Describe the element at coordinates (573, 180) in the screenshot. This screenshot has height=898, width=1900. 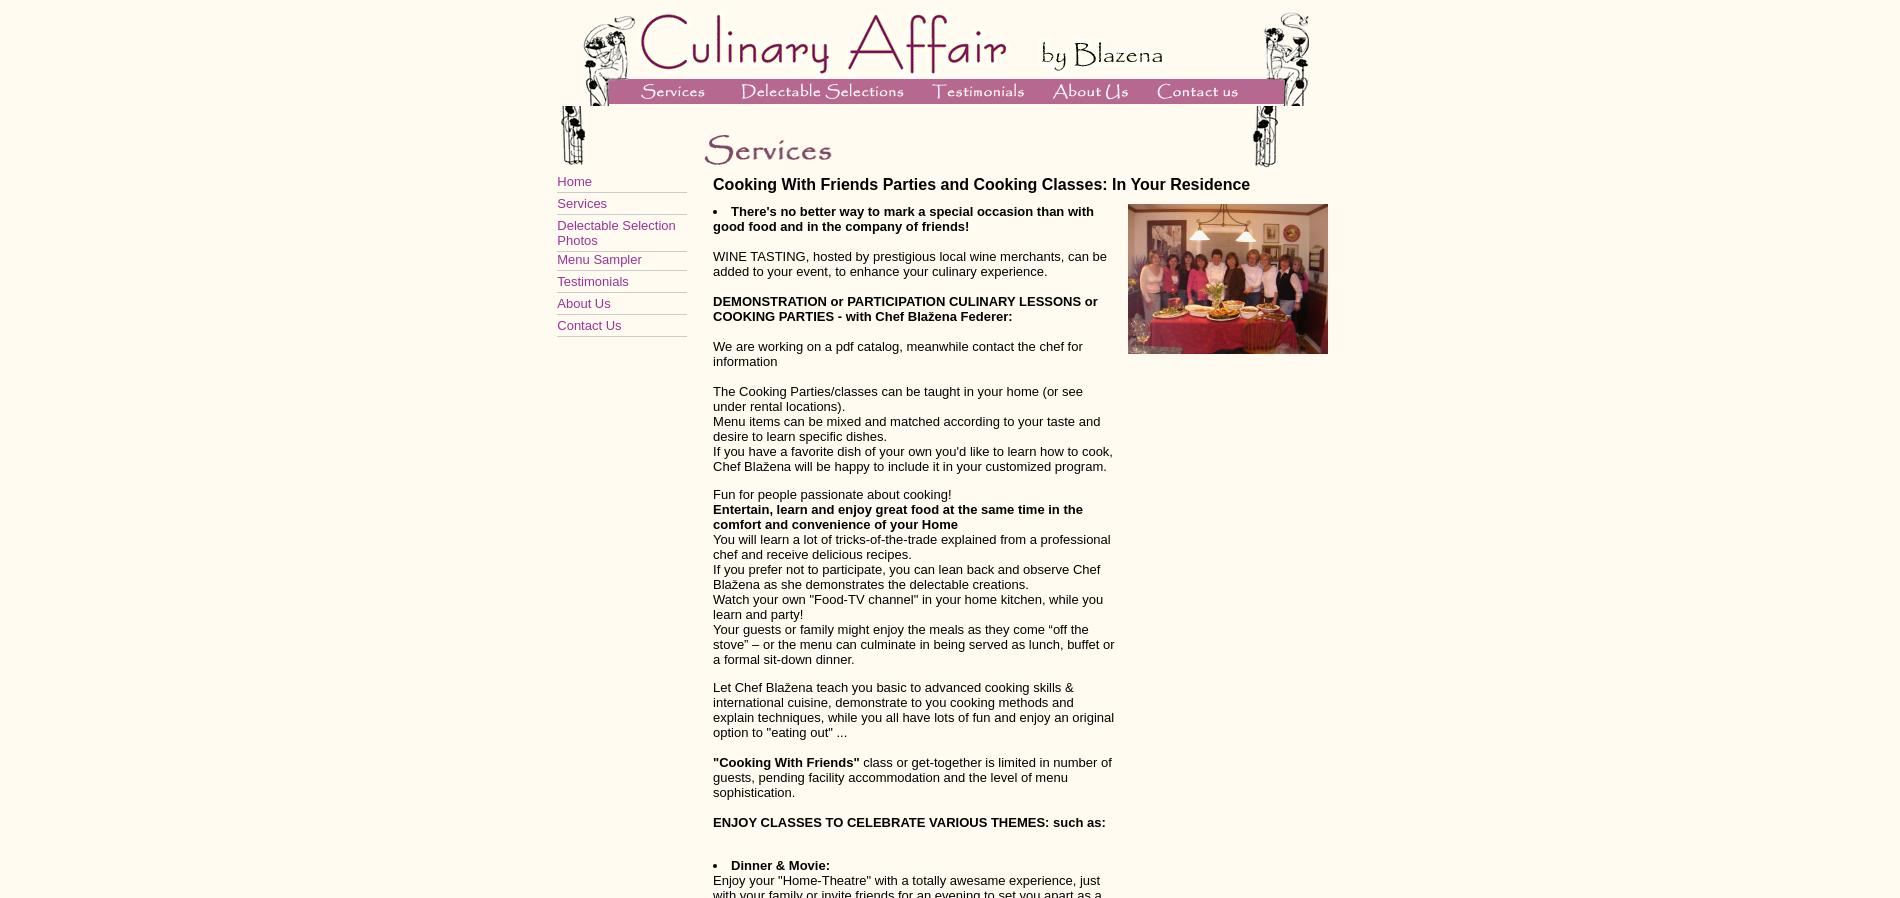
I see `'Home'` at that location.